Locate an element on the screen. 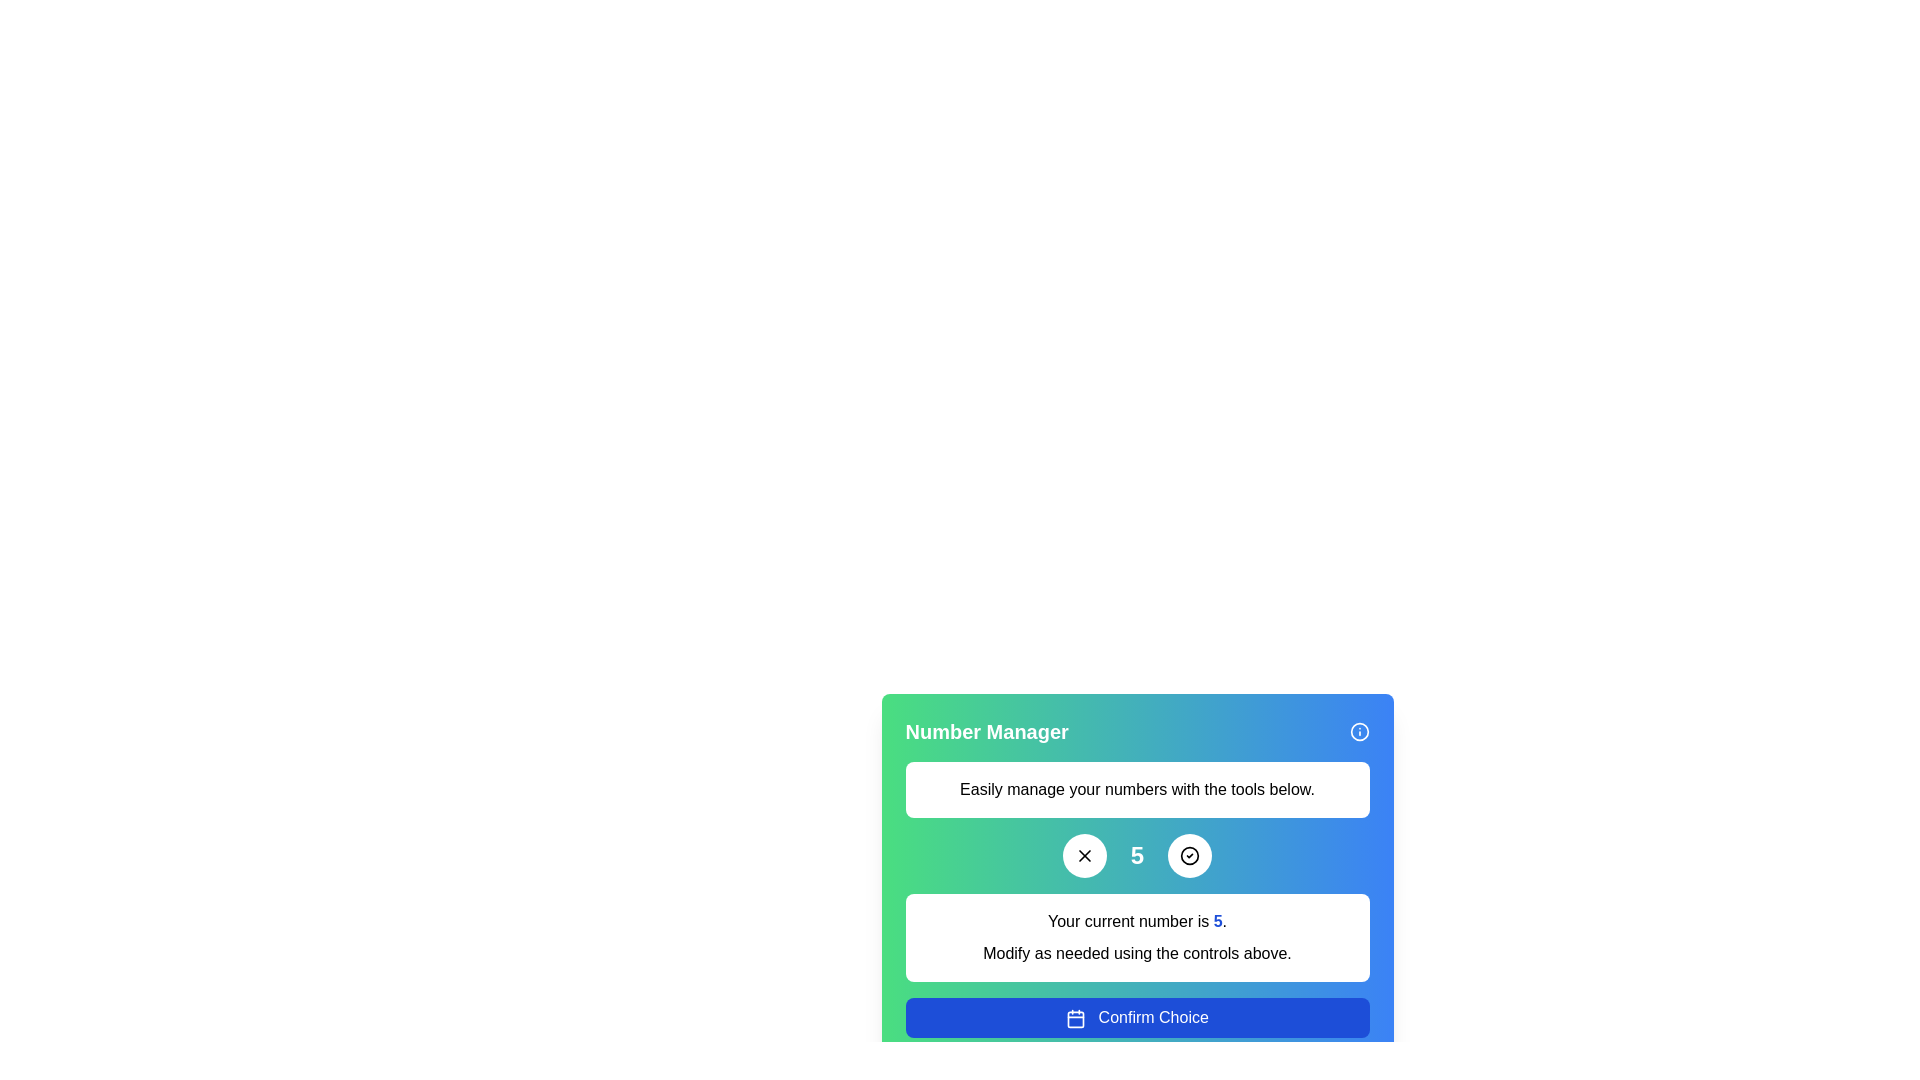  the informational text section that shows 'Your current number is 5.' with a white background and rounded corners is located at coordinates (1137, 937).